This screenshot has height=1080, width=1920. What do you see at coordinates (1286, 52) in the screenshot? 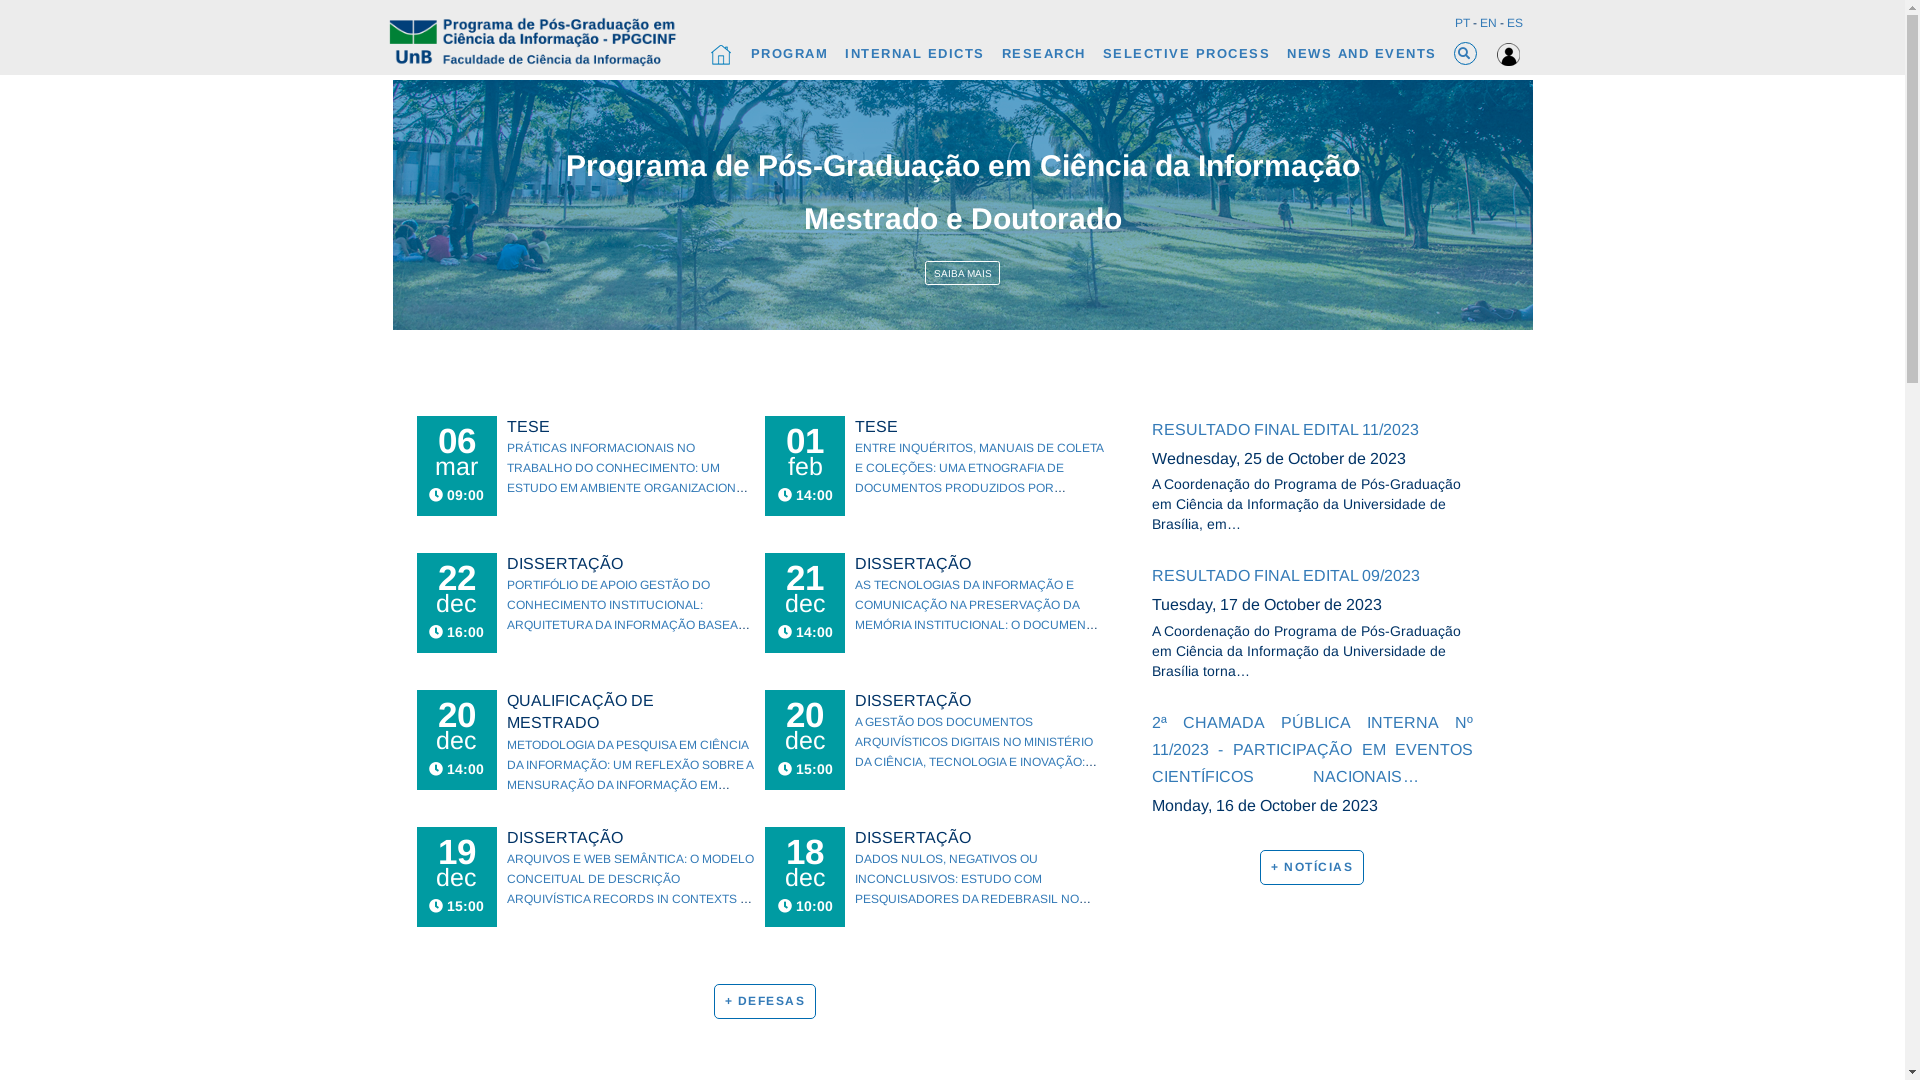
I see `'NEWS AND EVENTS'` at bounding box center [1286, 52].